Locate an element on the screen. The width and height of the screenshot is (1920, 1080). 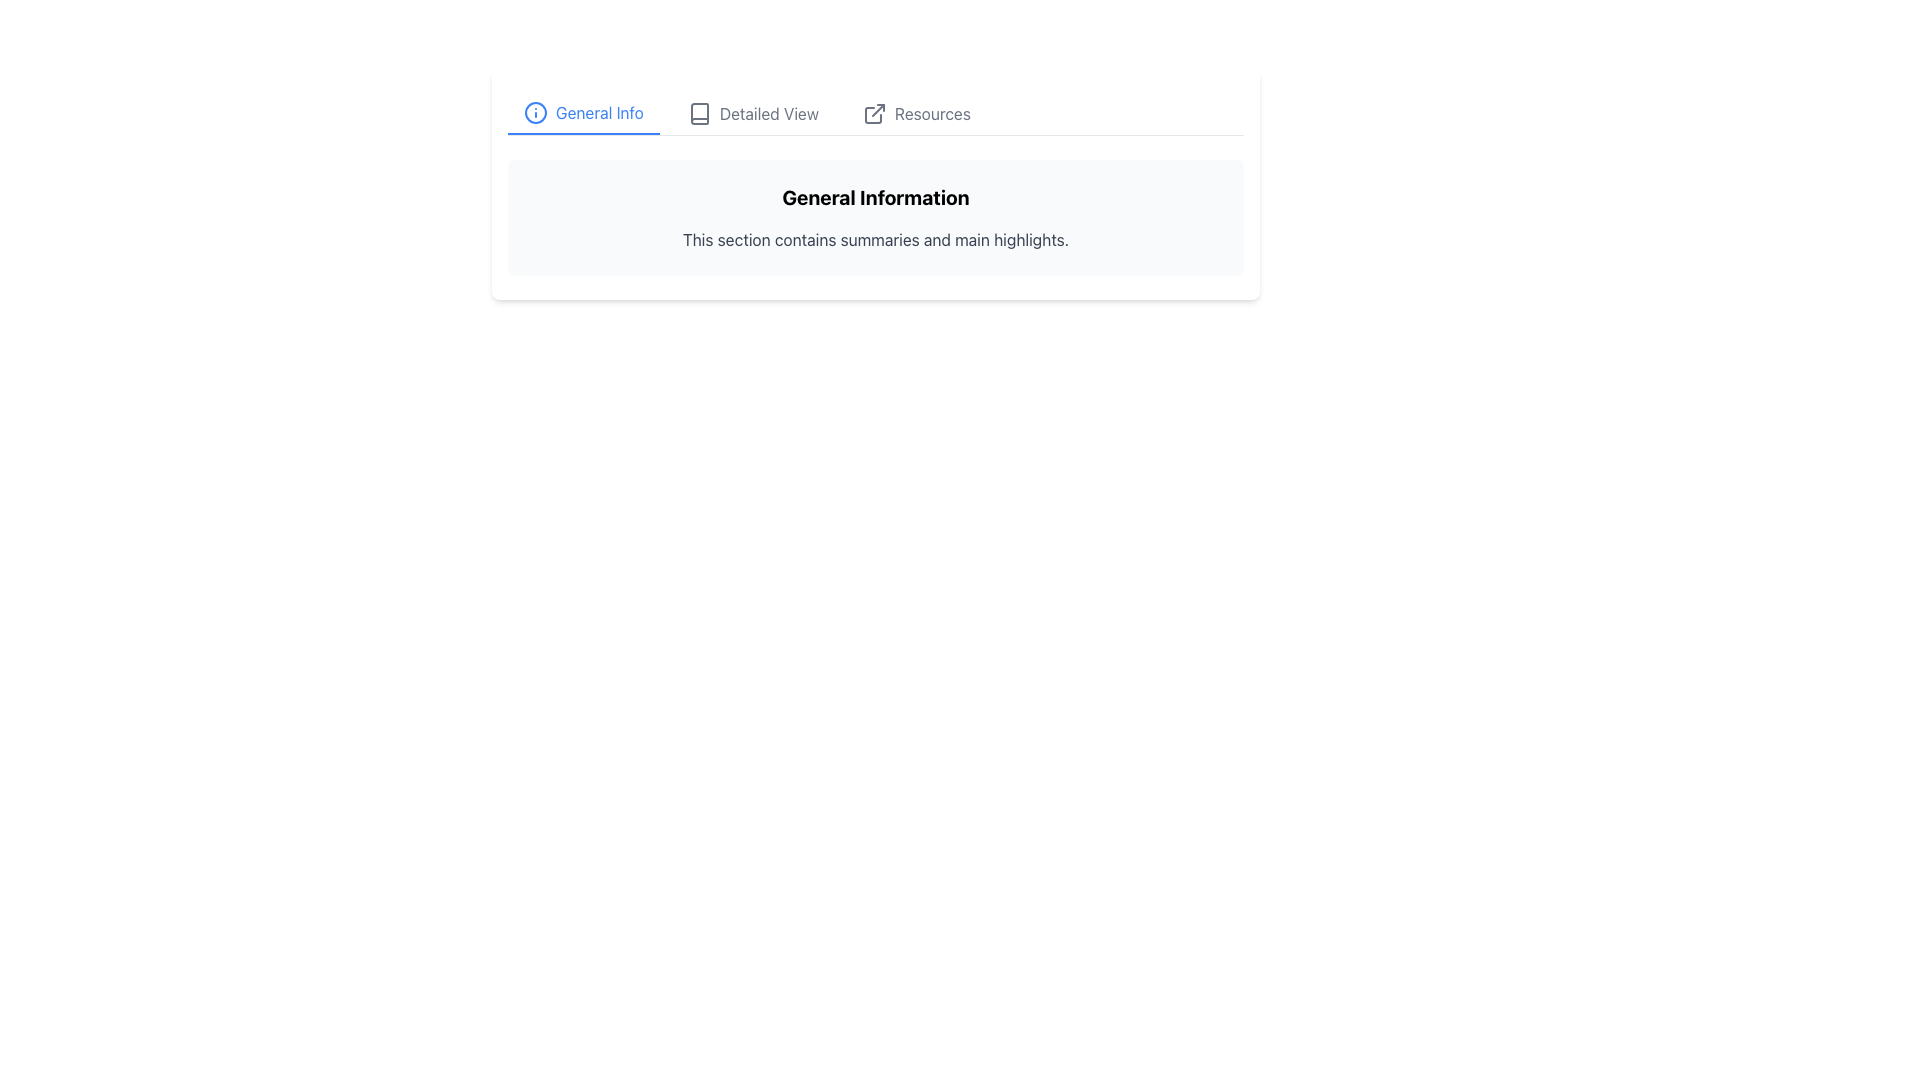
the 'Resources' text label at the far-right position of the menu bar is located at coordinates (931, 114).